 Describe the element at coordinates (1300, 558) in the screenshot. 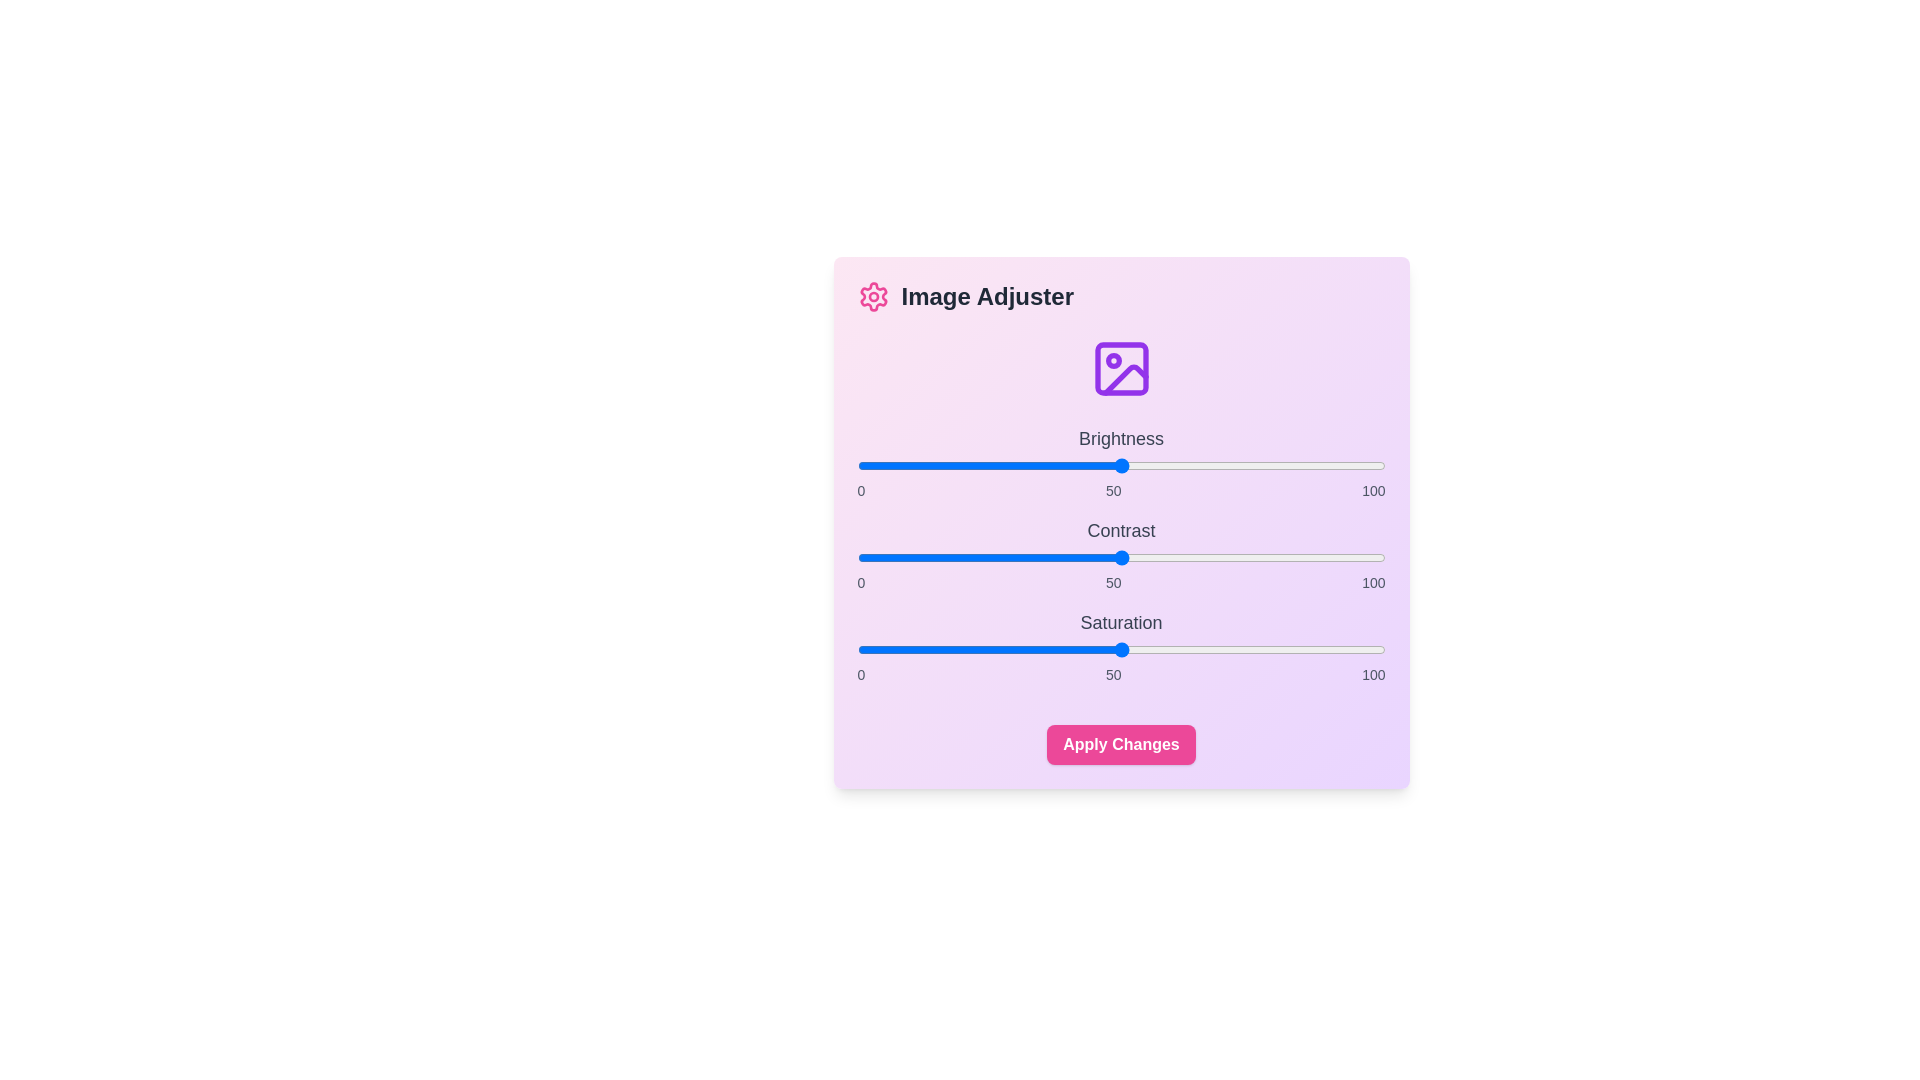

I see `the contrast slider to 84 percent` at that location.